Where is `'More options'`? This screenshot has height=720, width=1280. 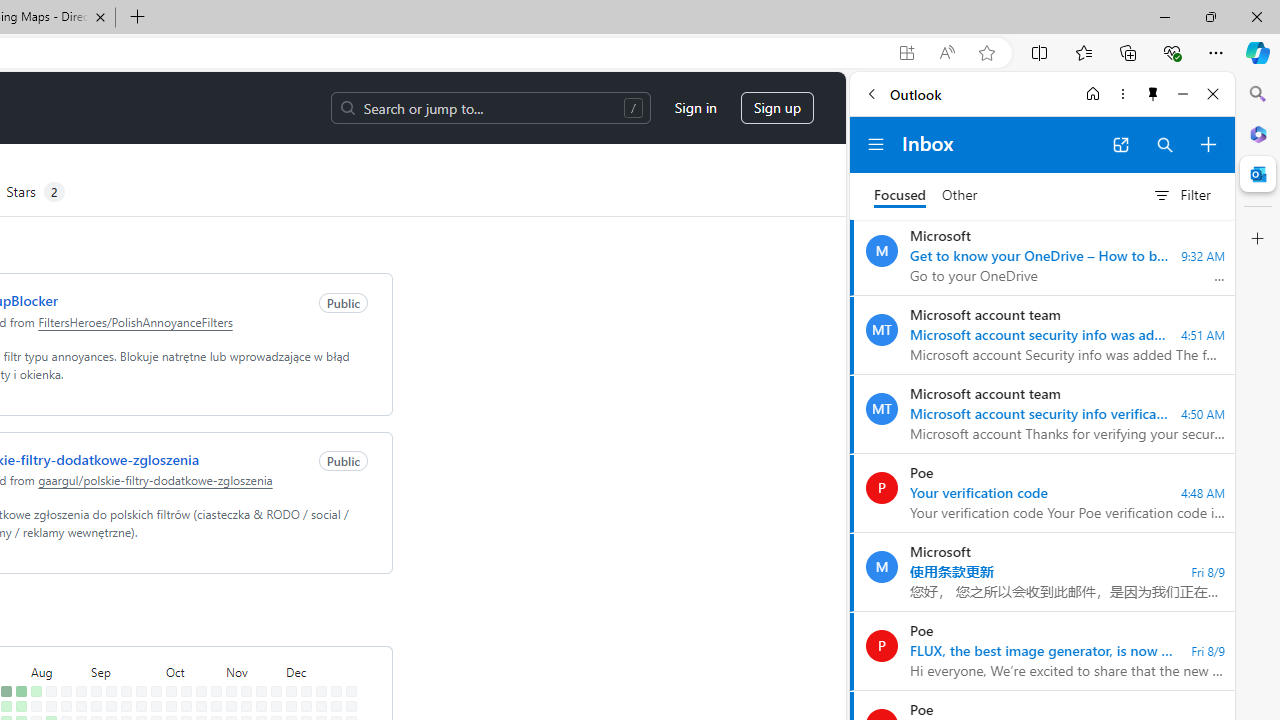 'More options' is located at coordinates (1122, 93).